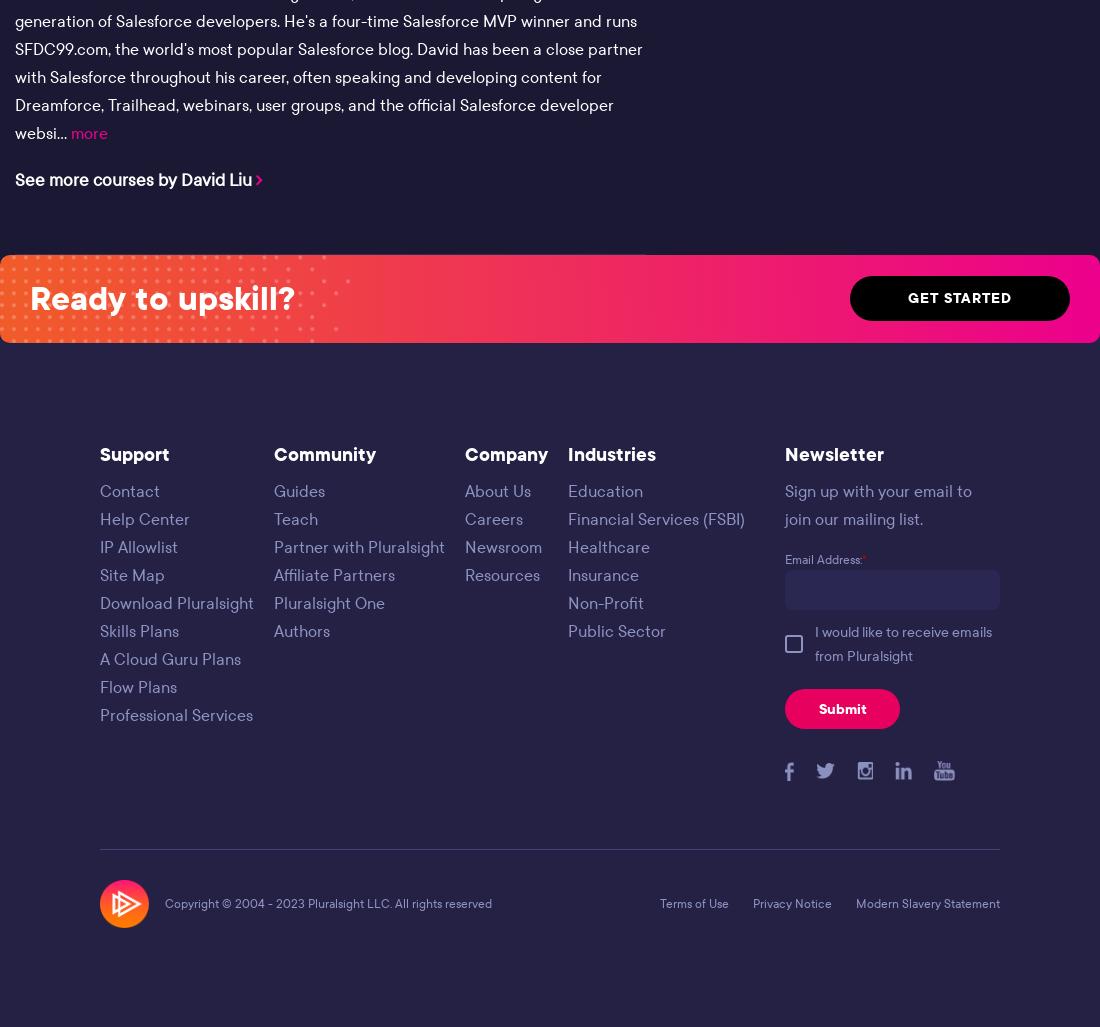  Describe the element at coordinates (792, 901) in the screenshot. I see `'Privacy Notice'` at that location.